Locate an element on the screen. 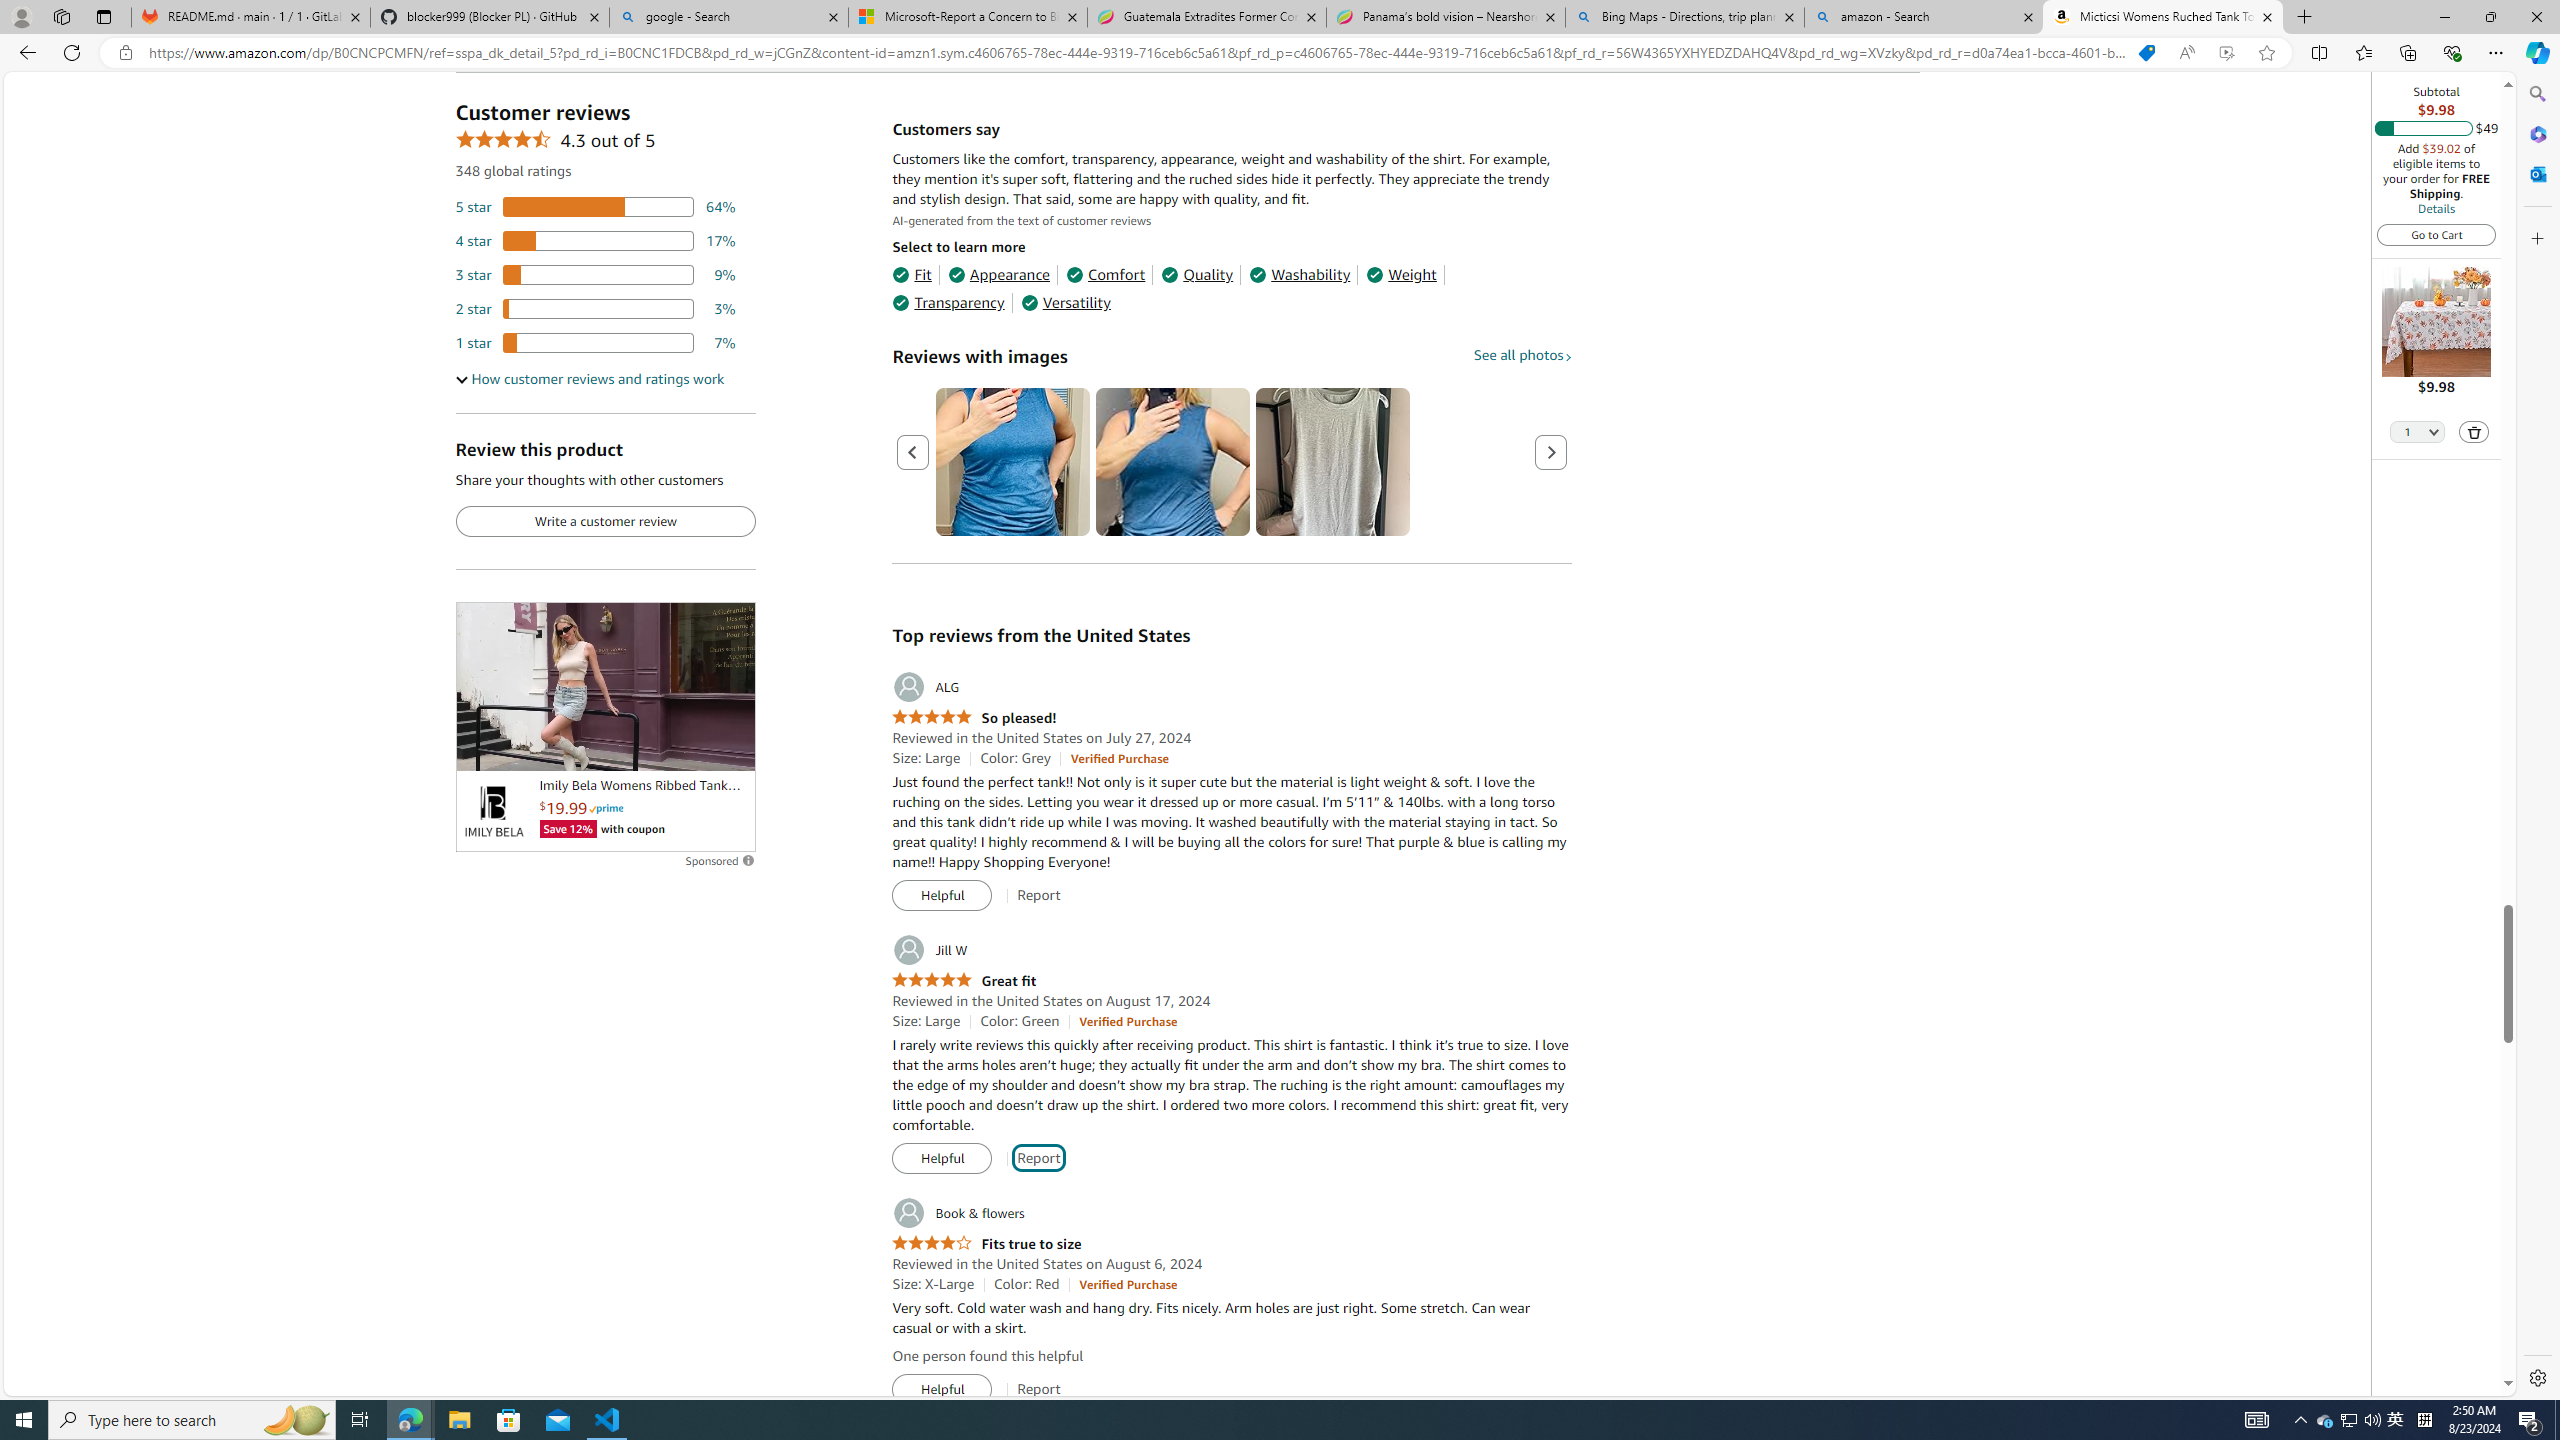  'Appearance' is located at coordinates (998, 275).